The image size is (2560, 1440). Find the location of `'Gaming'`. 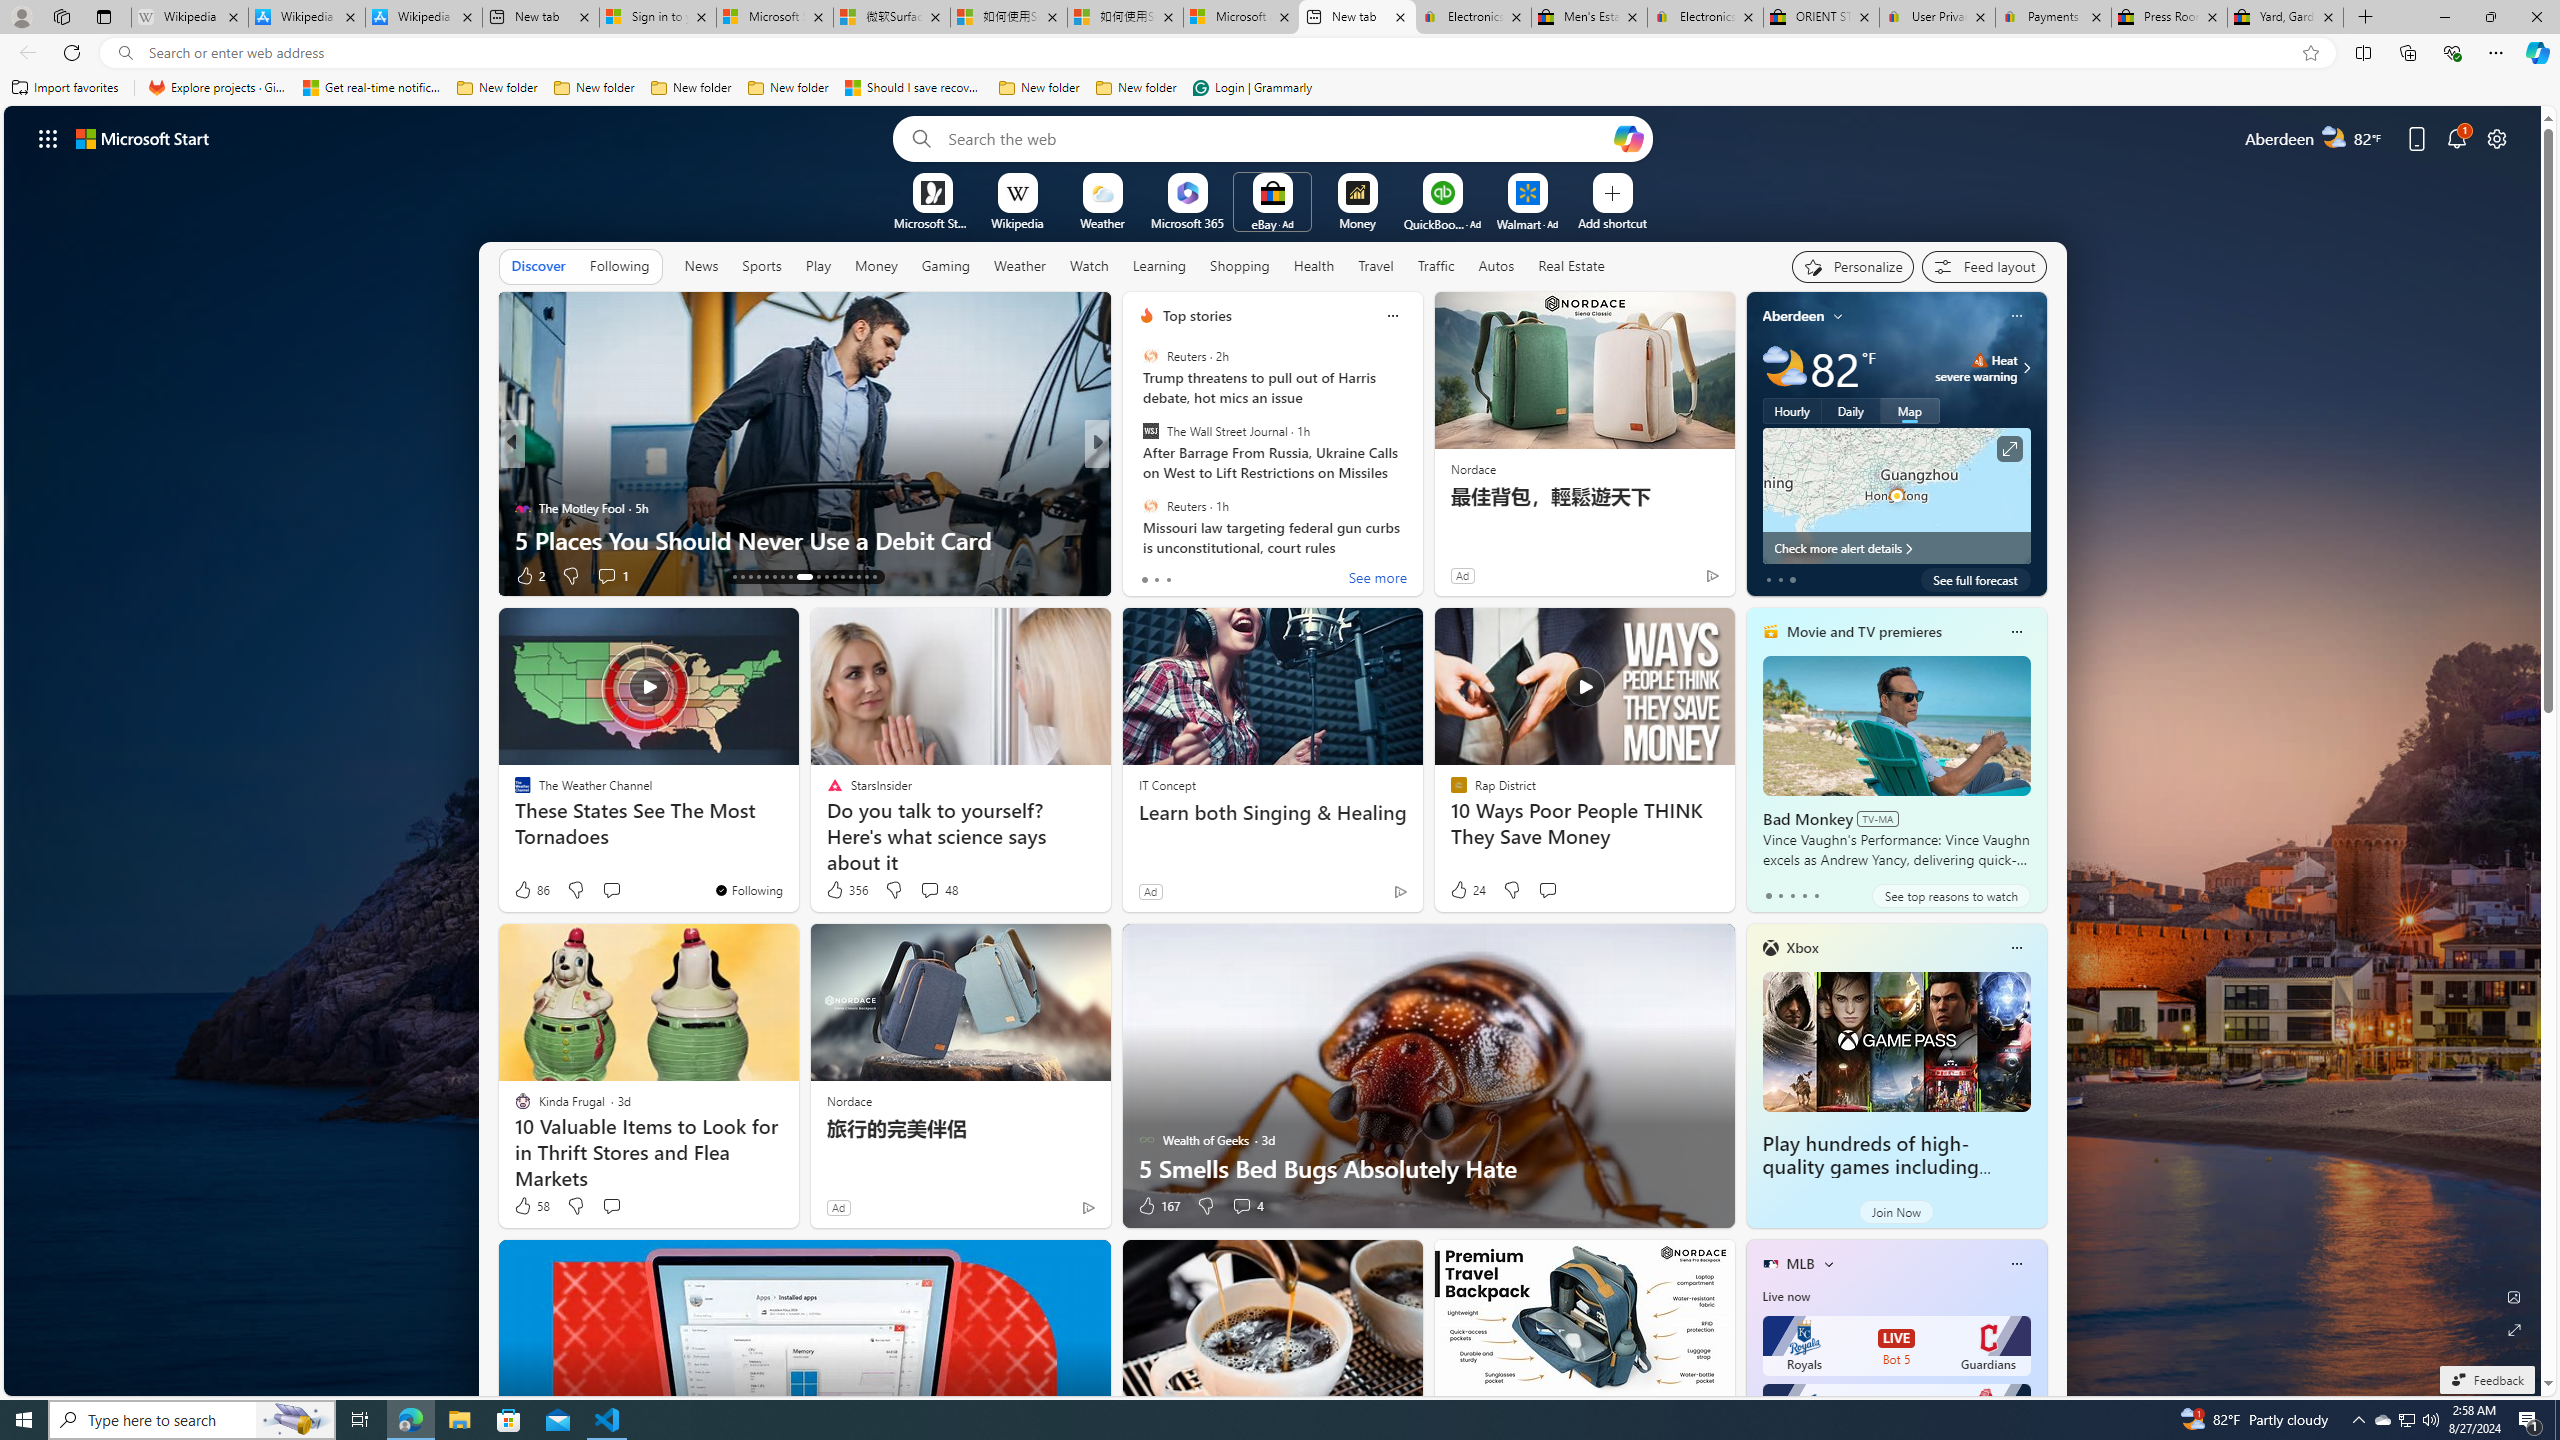

'Gaming' is located at coordinates (945, 265).